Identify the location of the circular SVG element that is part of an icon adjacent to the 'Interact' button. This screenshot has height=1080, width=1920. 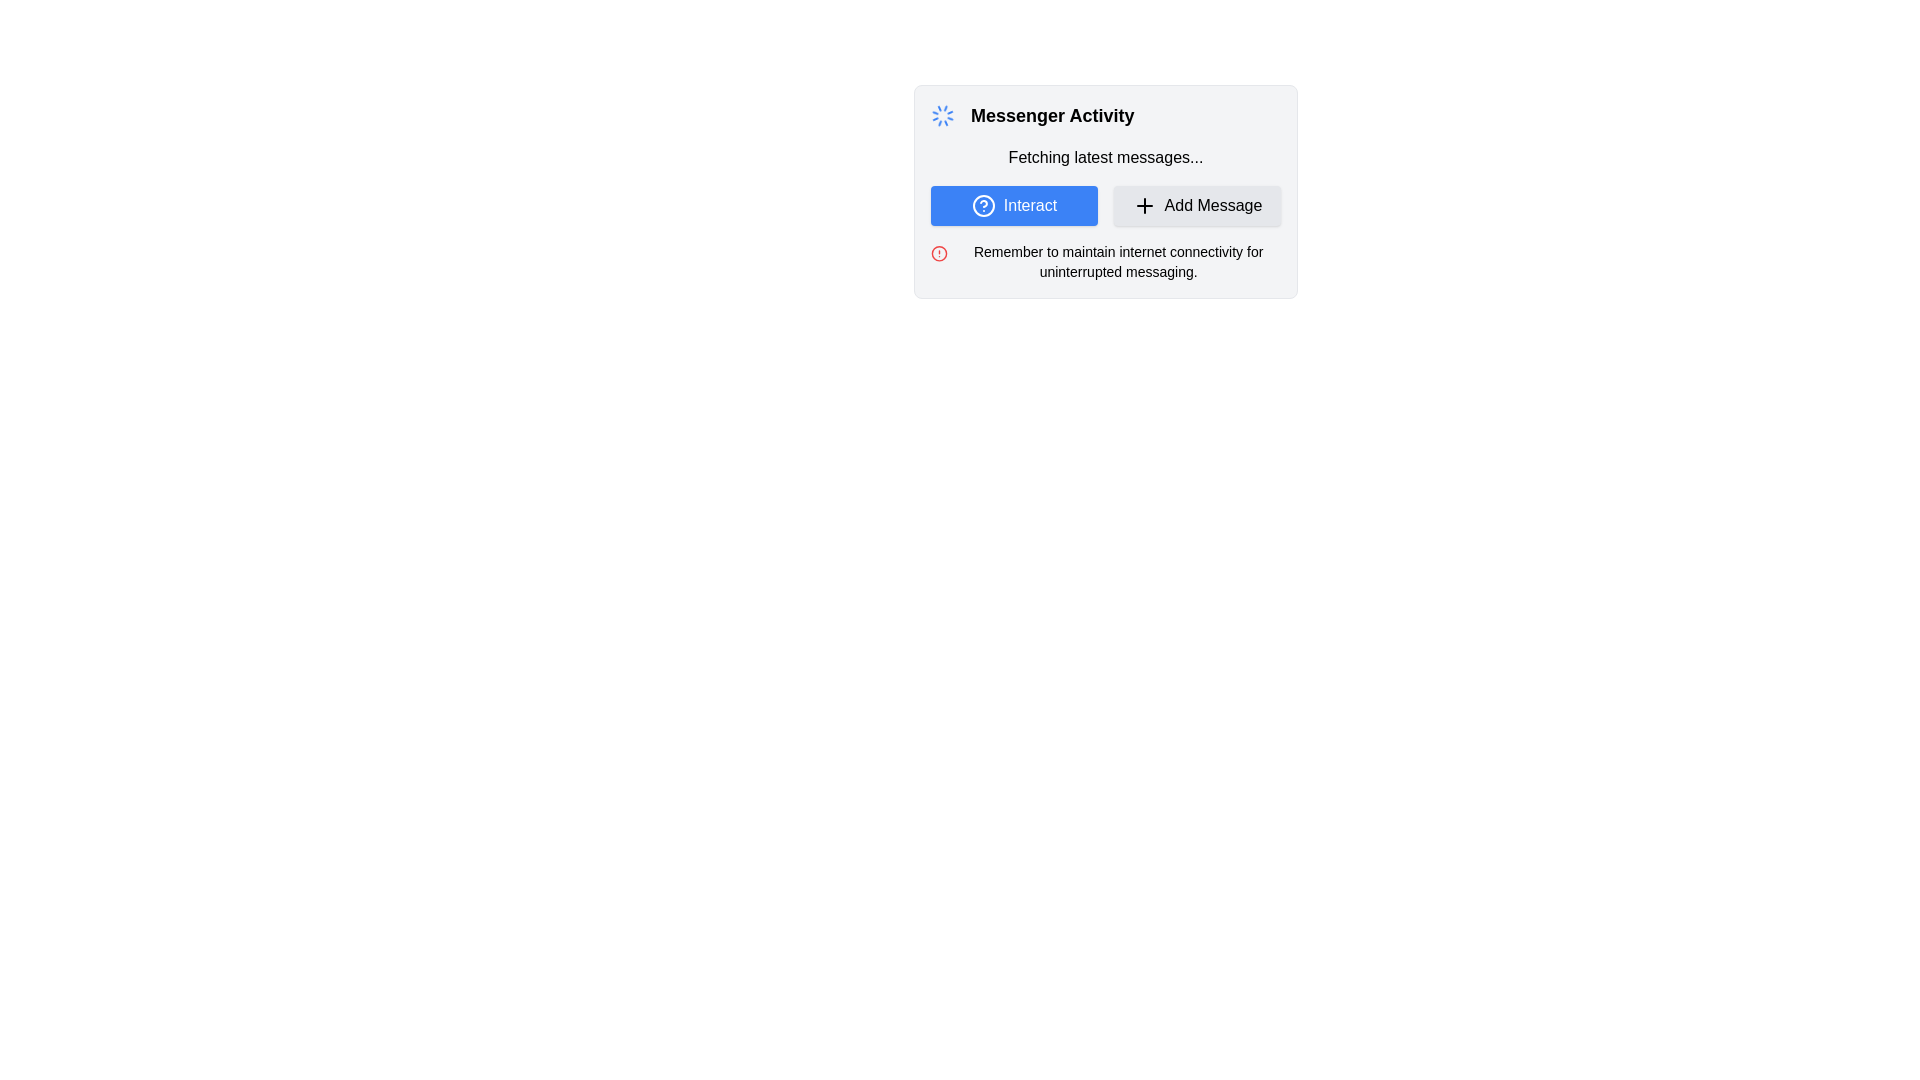
(983, 205).